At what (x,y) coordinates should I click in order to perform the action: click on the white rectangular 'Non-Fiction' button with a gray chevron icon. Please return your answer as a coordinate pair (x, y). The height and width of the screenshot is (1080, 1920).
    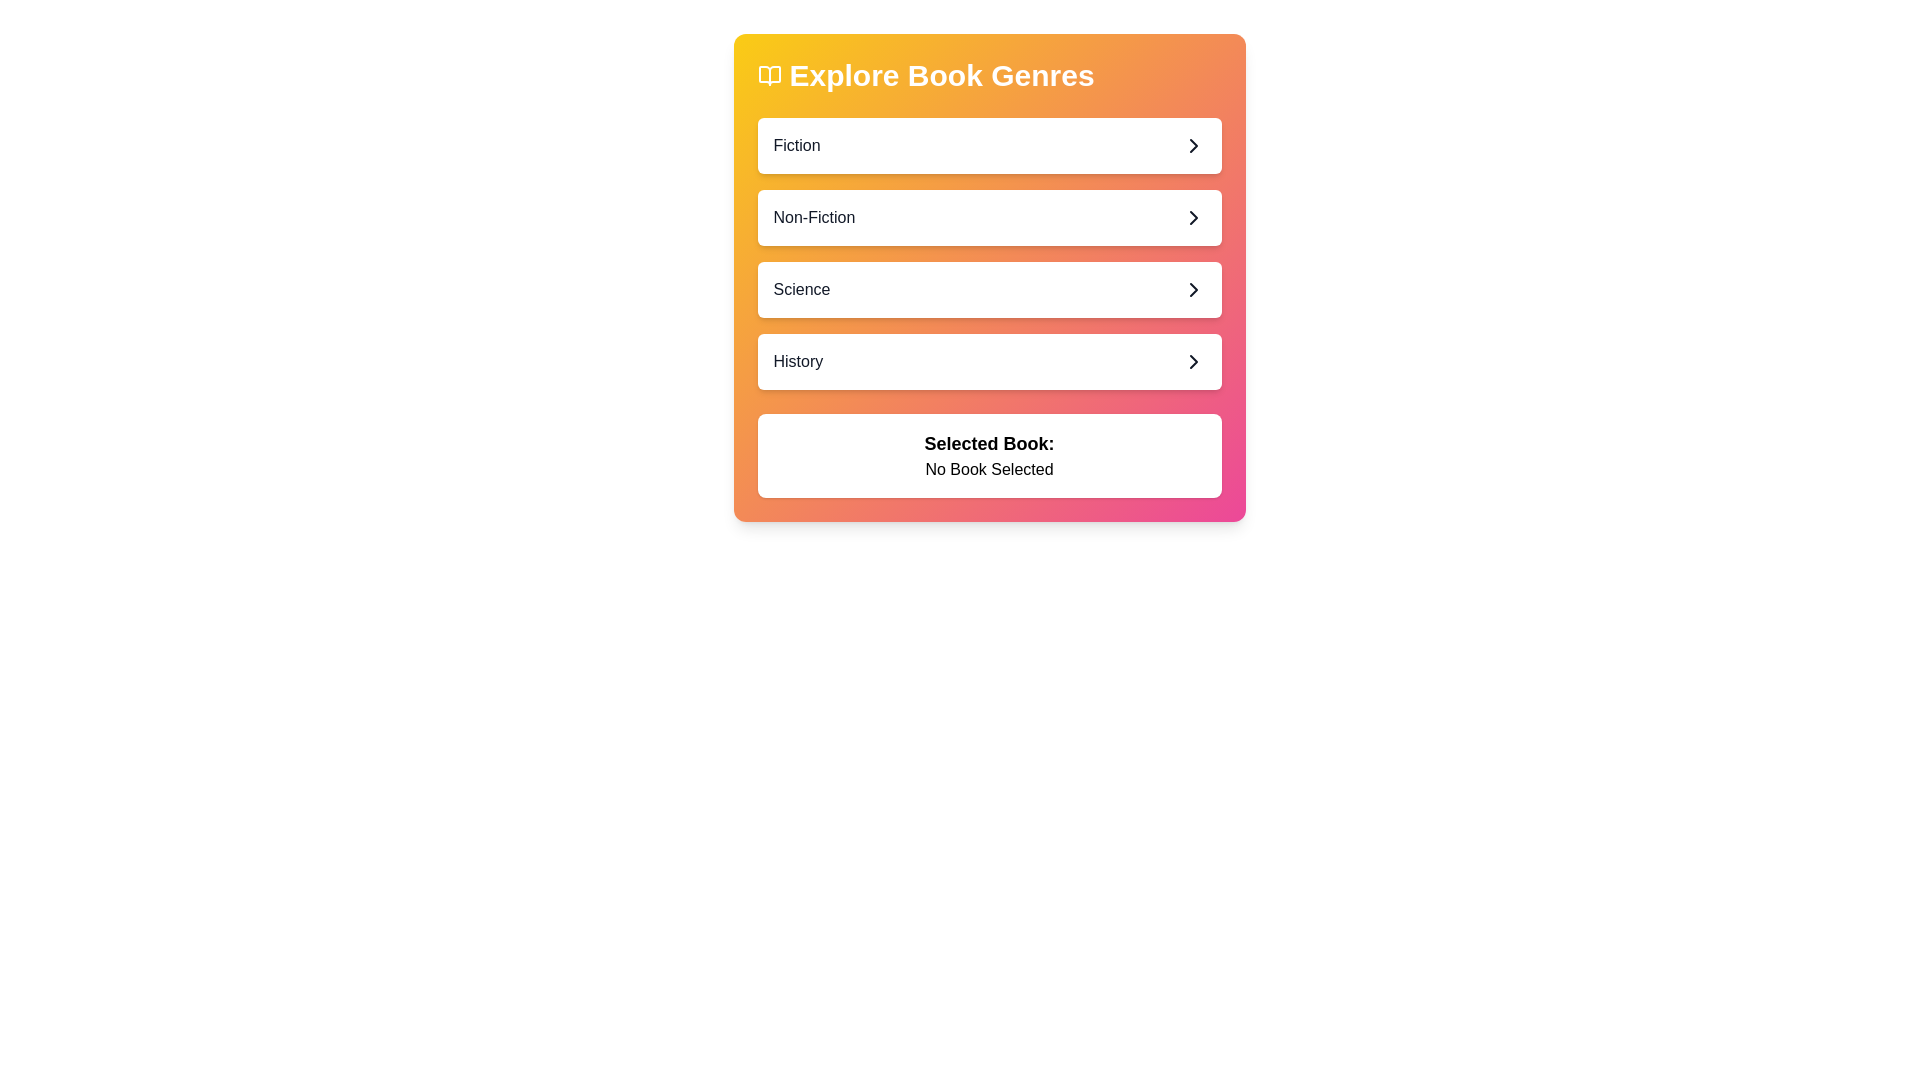
    Looking at the image, I should click on (989, 253).